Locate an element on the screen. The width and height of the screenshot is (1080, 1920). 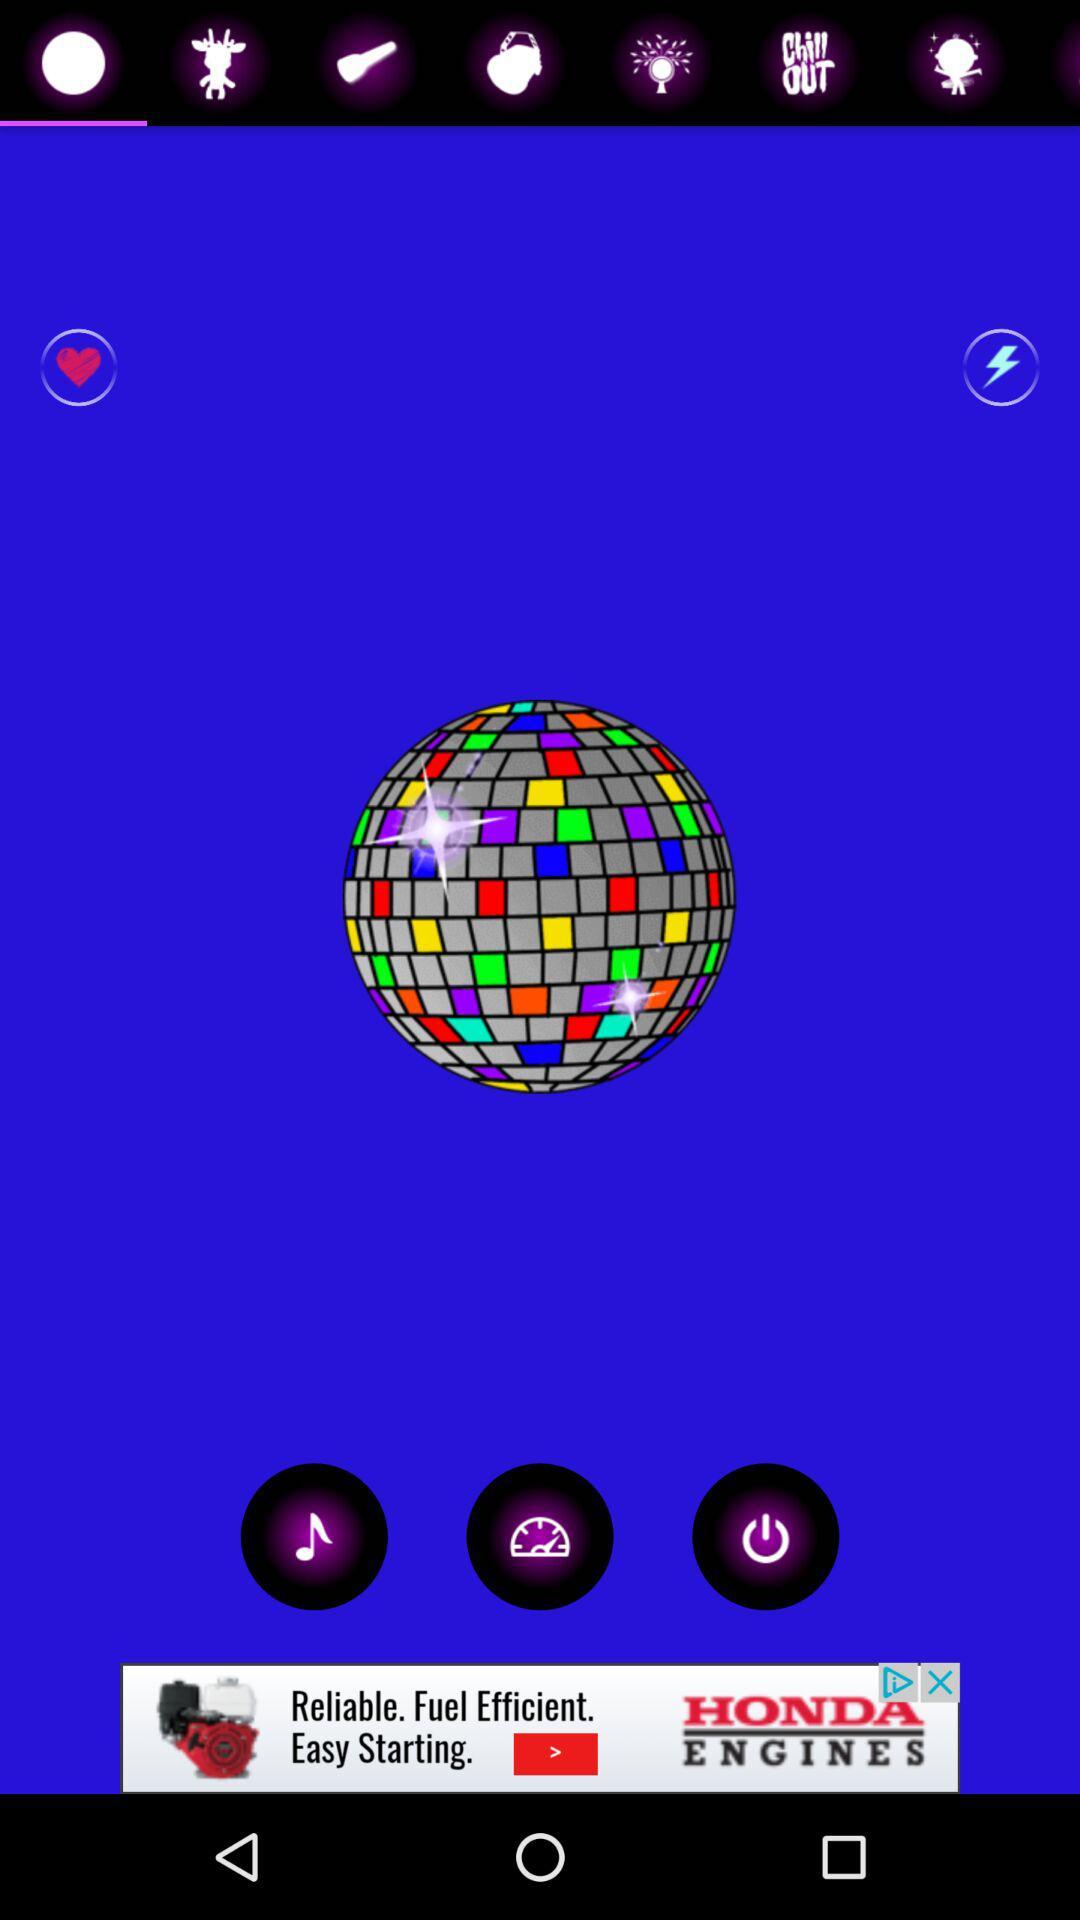
love button is located at coordinates (77, 367).